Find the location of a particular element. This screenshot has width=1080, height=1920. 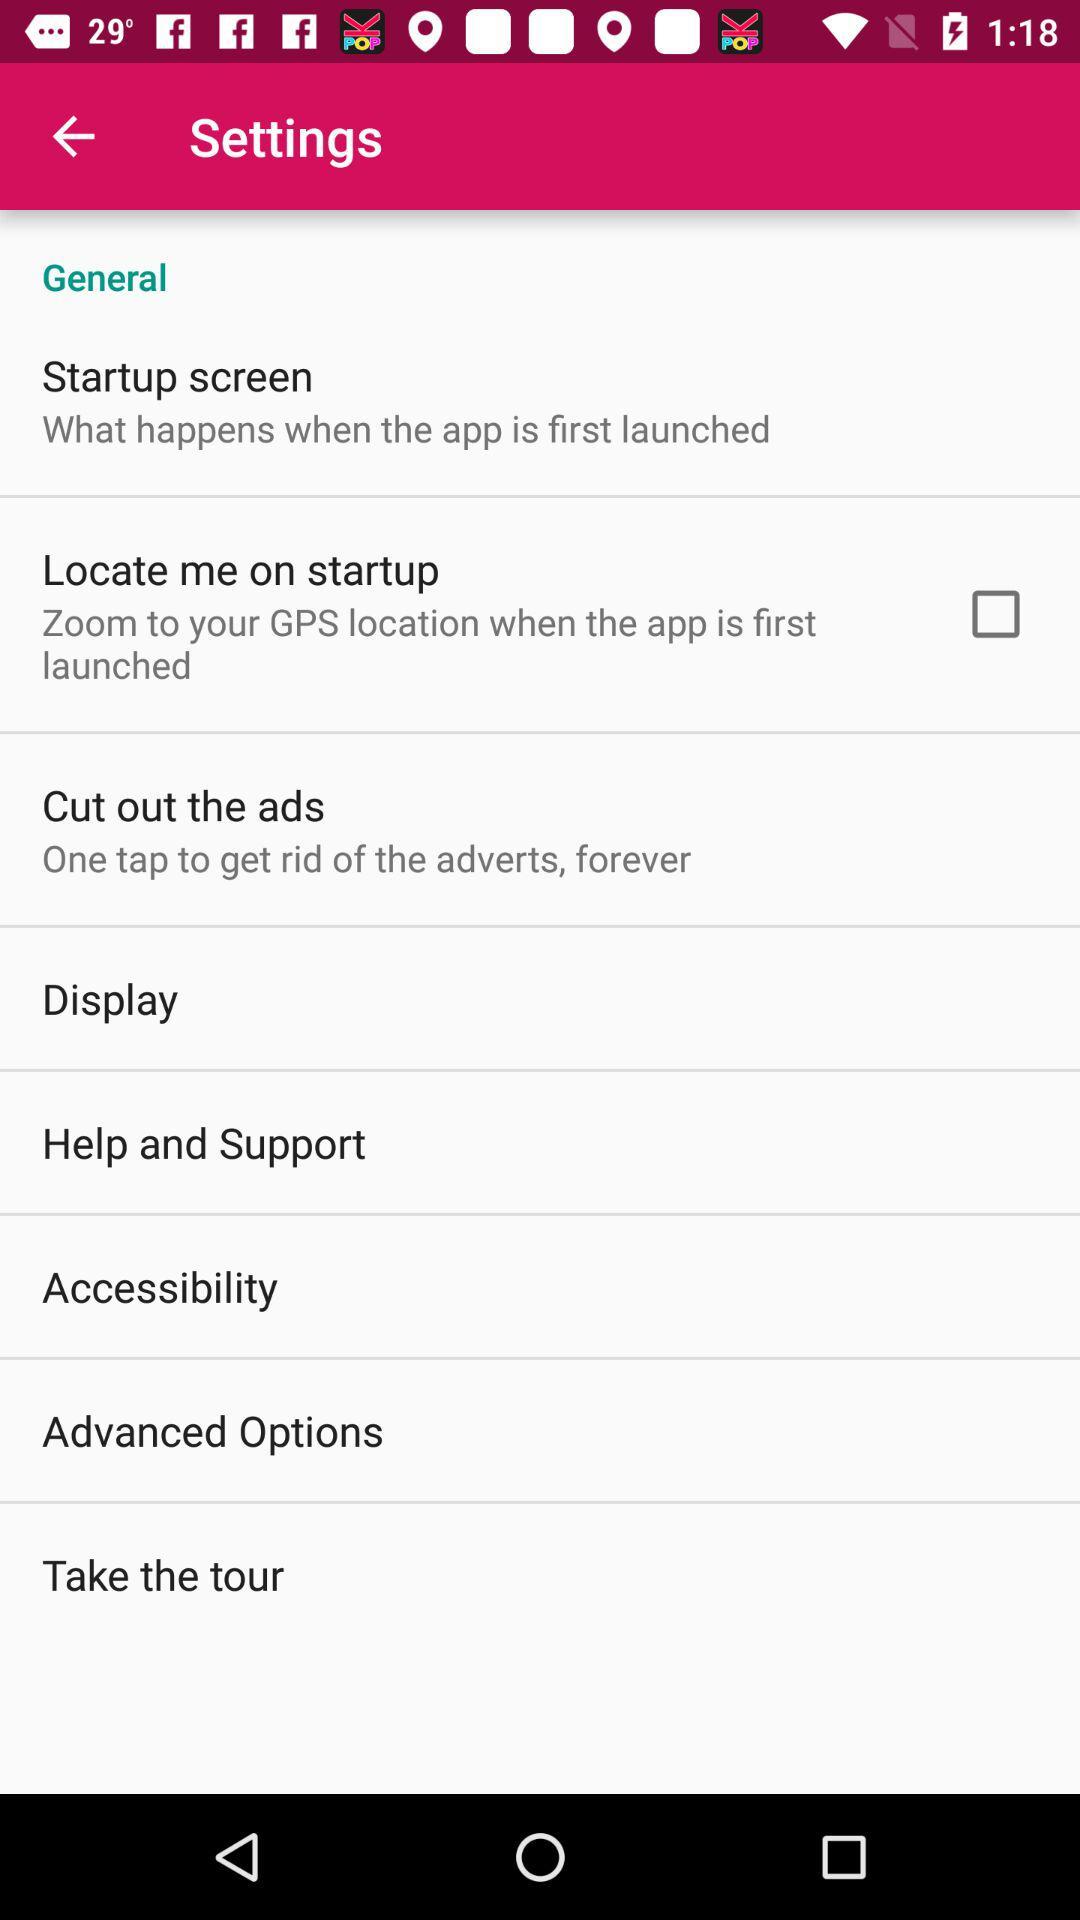

item above cut out the icon is located at coordinates (477, 643).